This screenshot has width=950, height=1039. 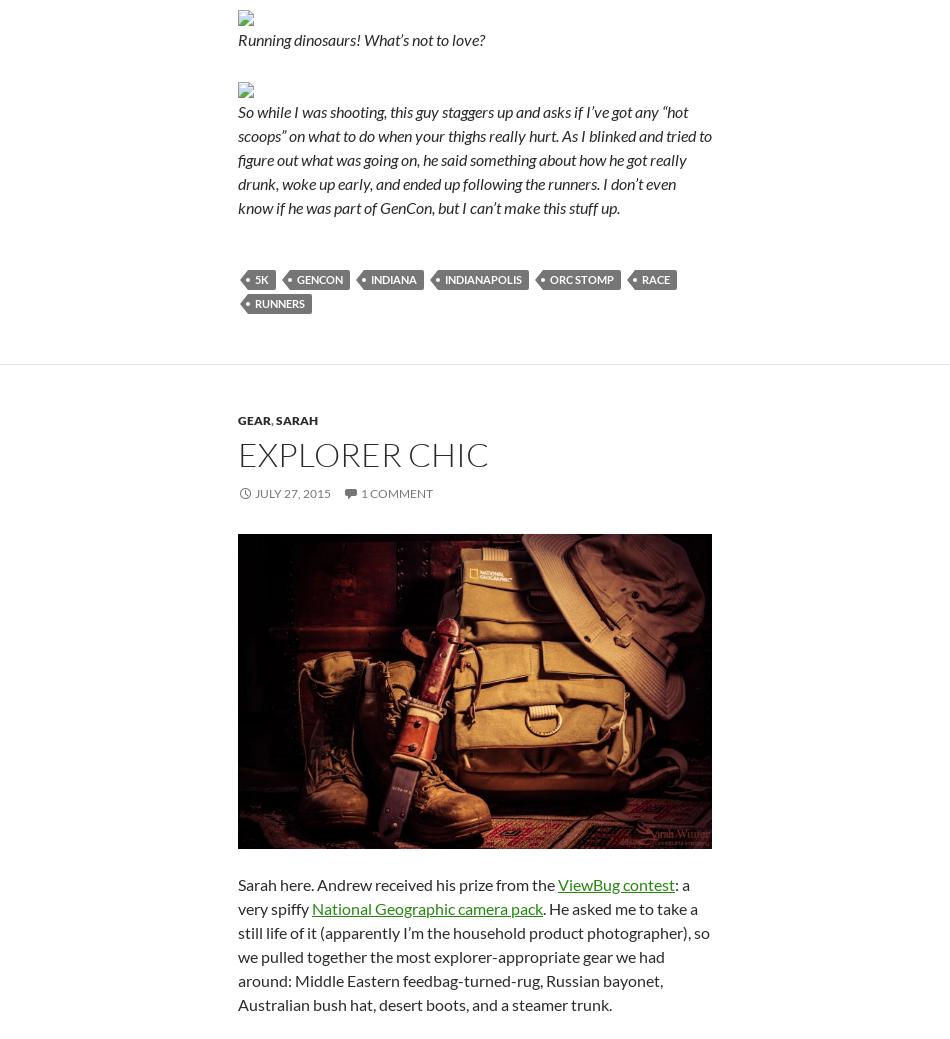 I want to click on '1 Comment', so click(x=396, y=491).